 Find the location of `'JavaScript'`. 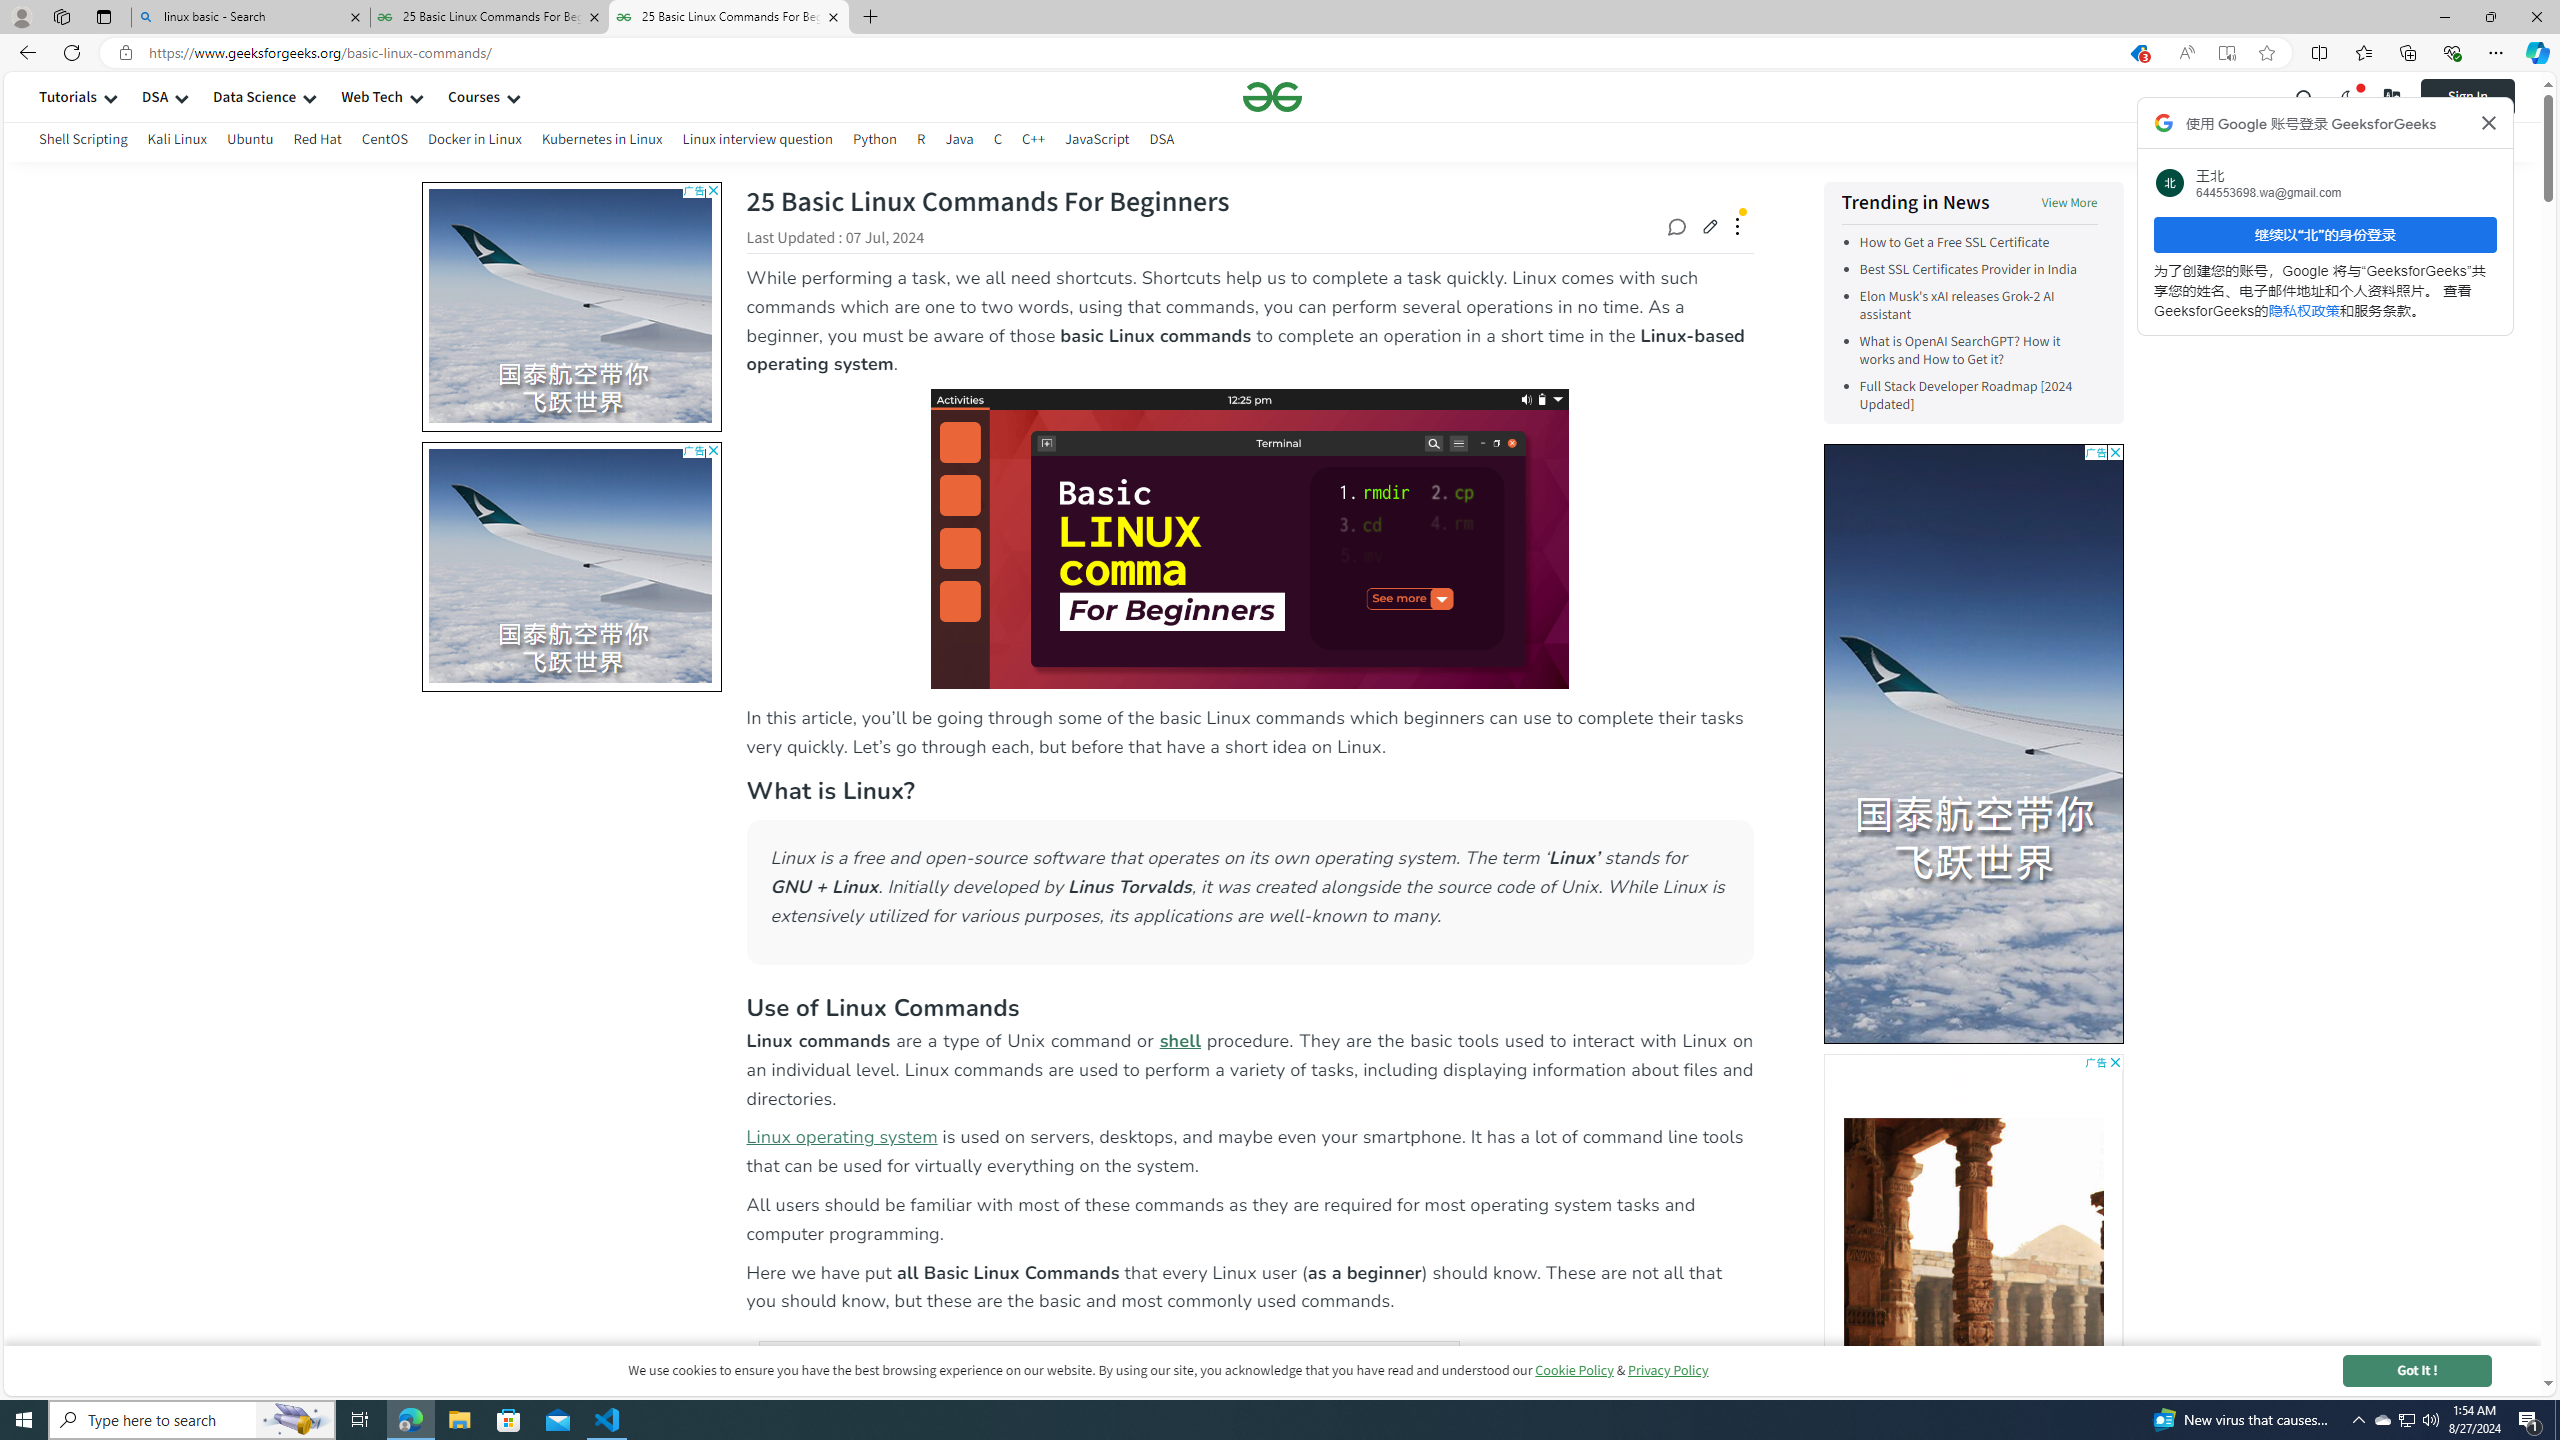

'JavaScript' is located at coordinates (1096, 138).